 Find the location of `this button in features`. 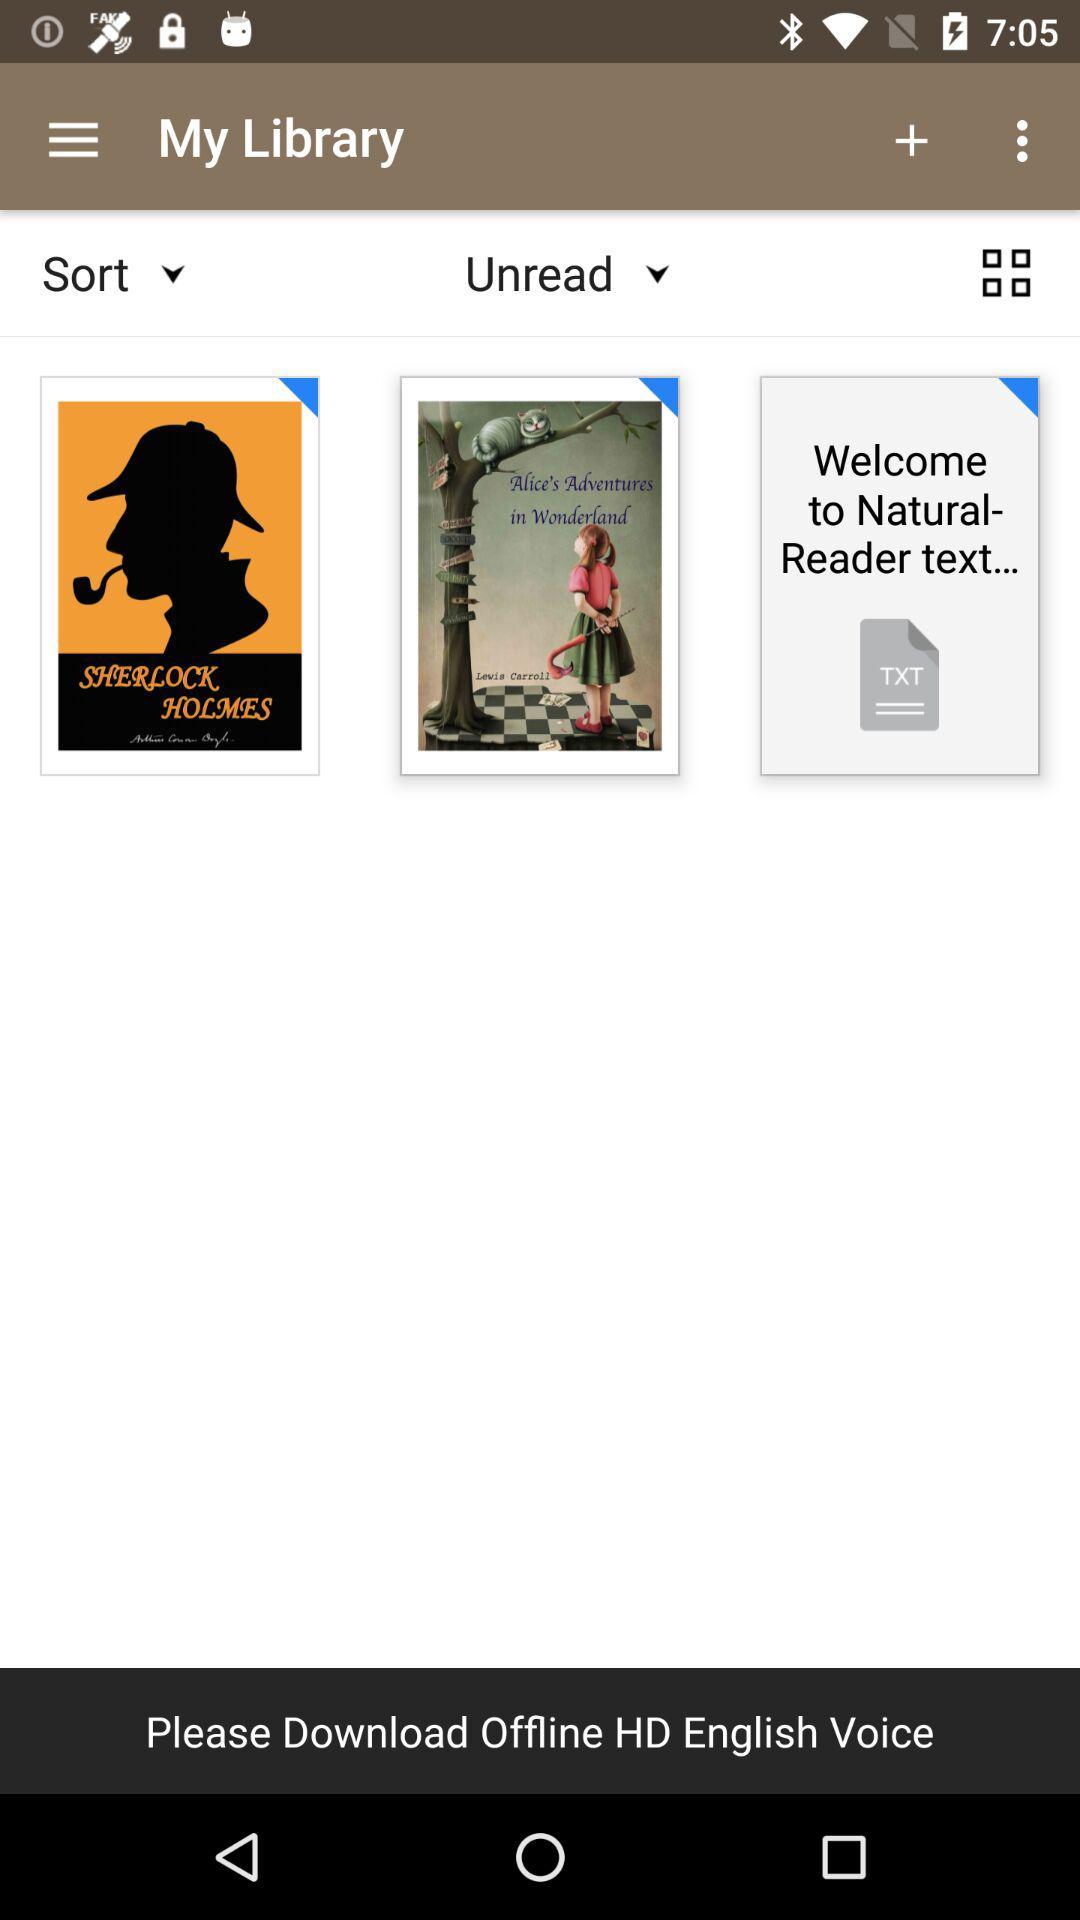

this button in features is located at coordinates (1006, 272).